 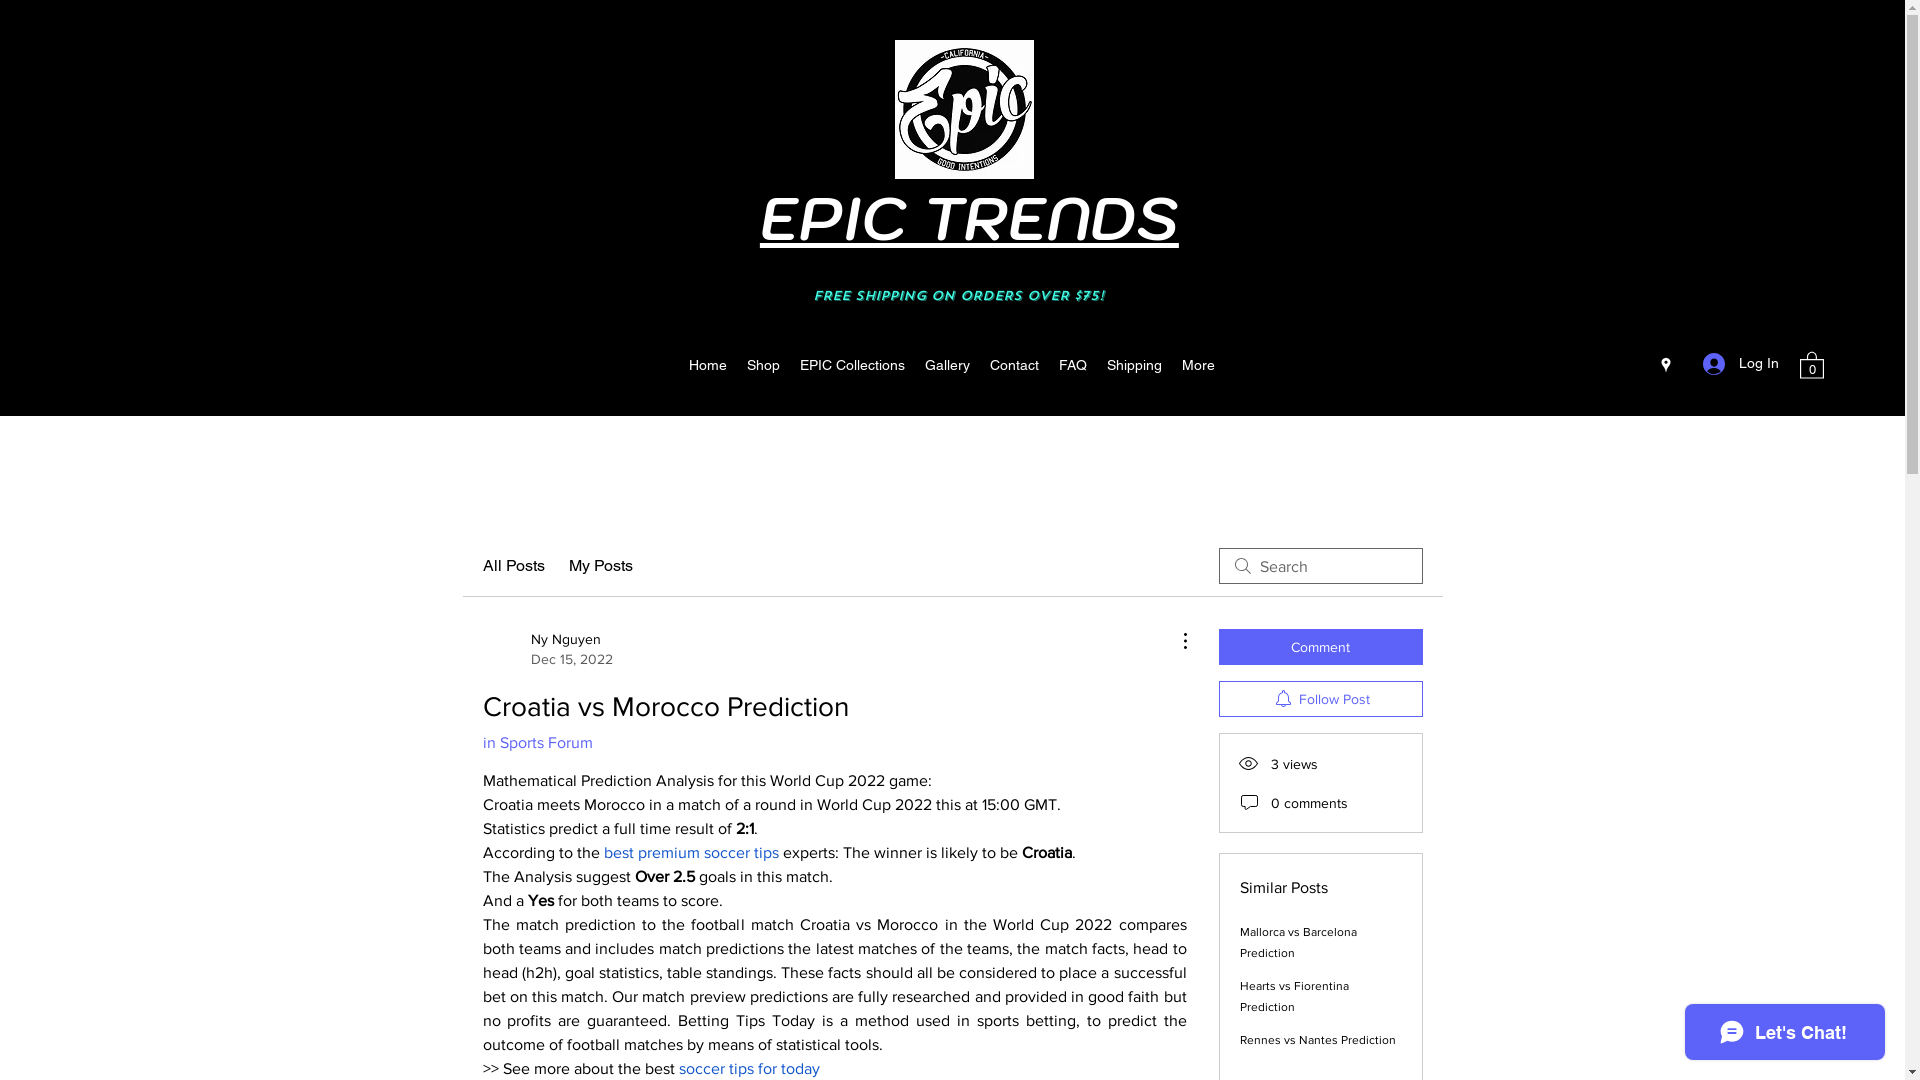 I want to click on 'Gallery', so click(x=946, y=365).